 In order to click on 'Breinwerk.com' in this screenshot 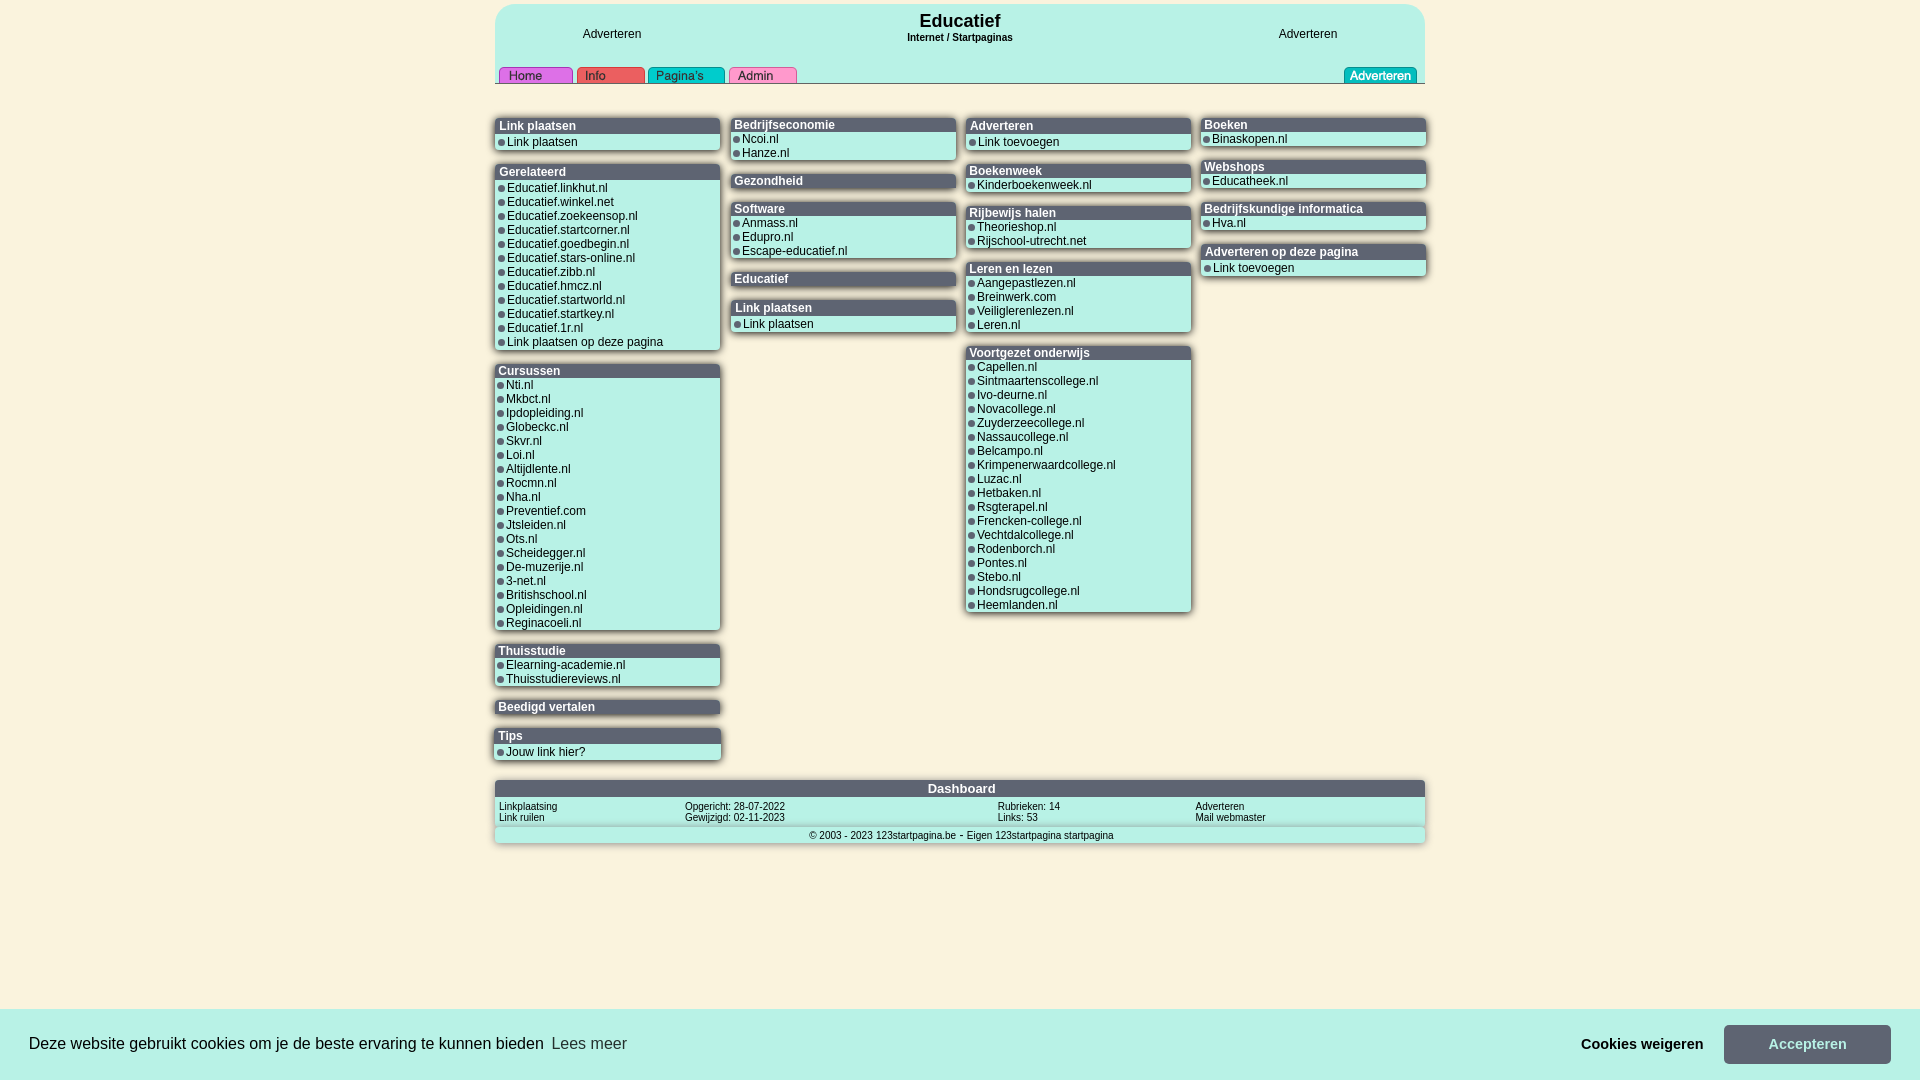, I will do `click(1016, 297)`.